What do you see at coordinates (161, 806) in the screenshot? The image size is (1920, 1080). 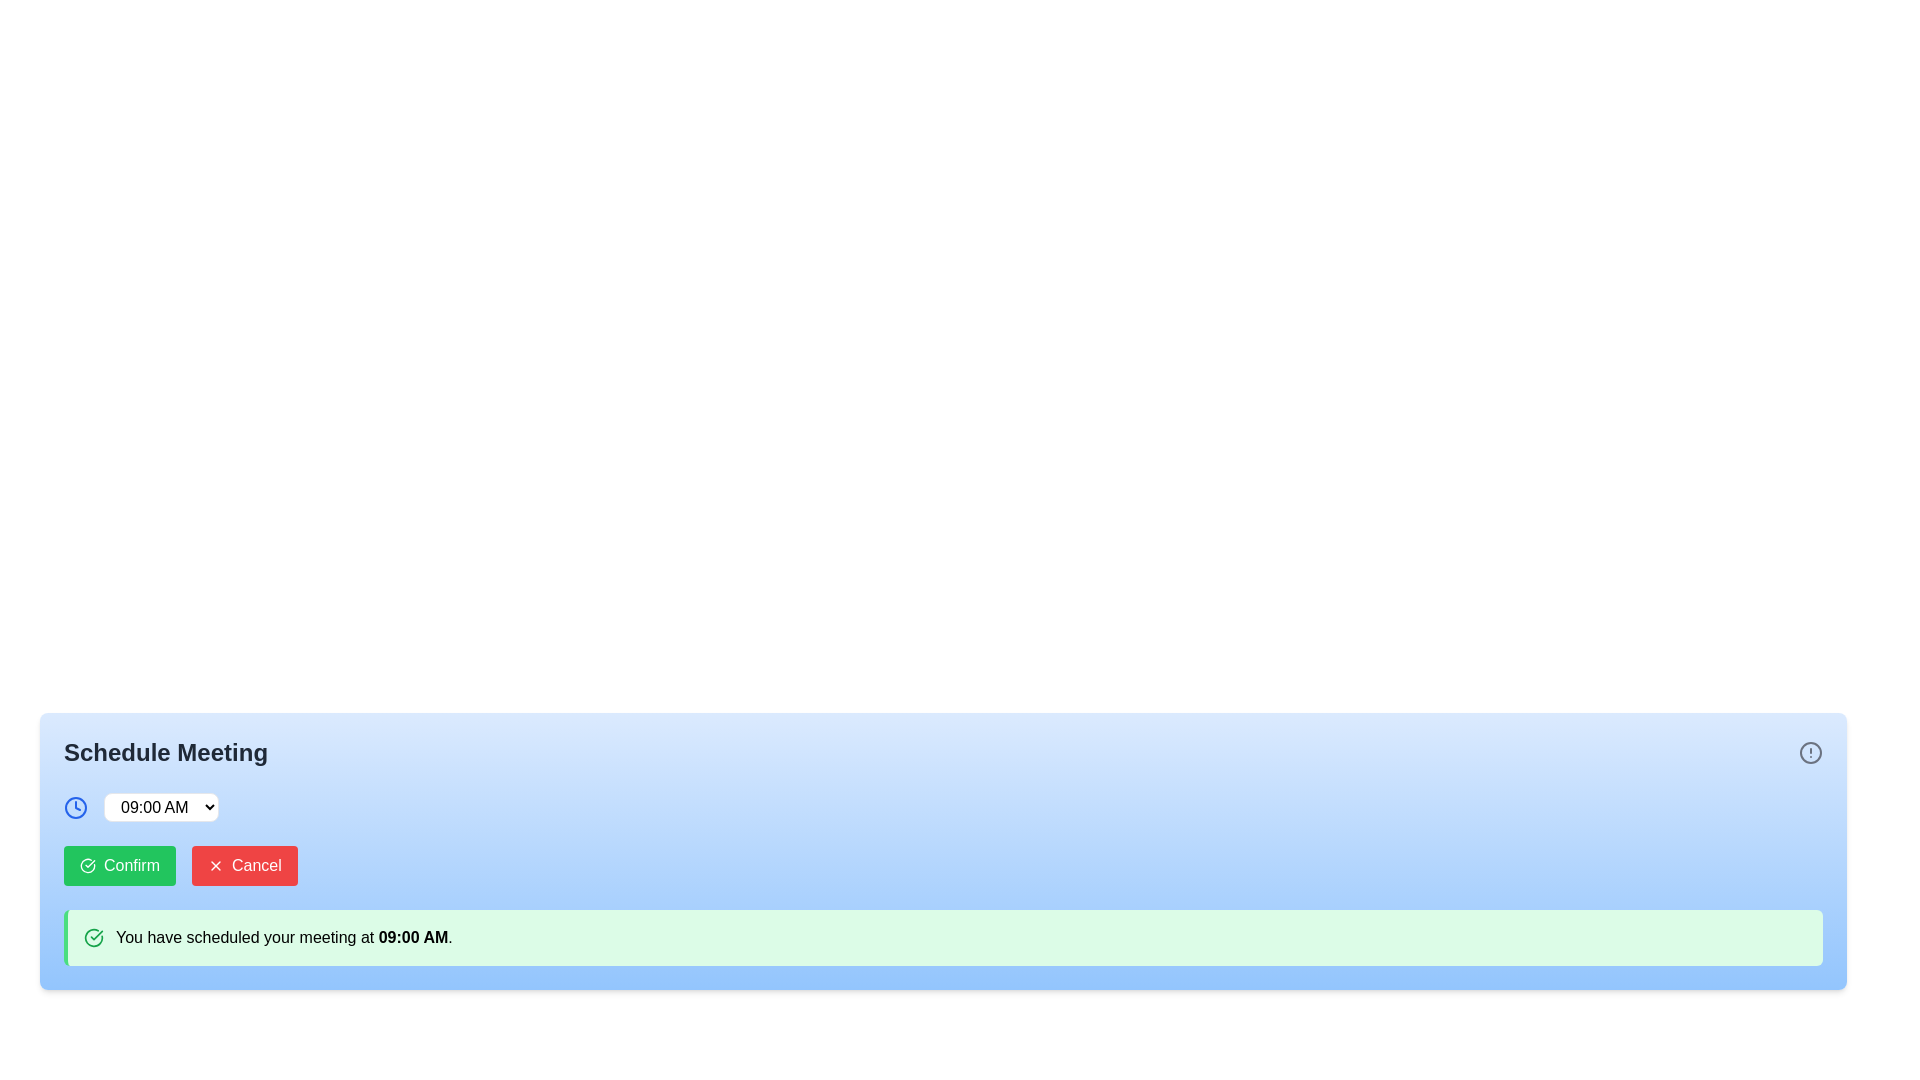 I see `the dropdown menu displaying '09:00 AM'` at bounding box center [161, 806].